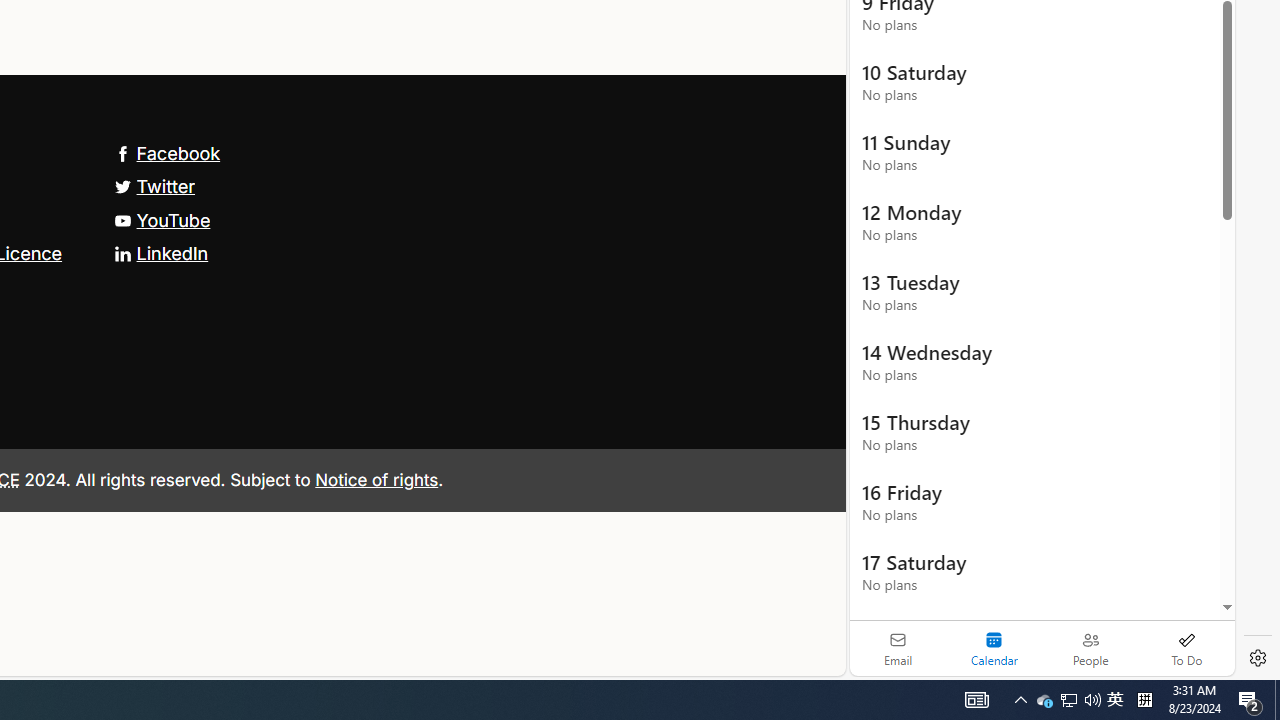 The width and height of the screenshot is (1280, 720). Describe the element at coordinates (994, 648) in the screenshot. I see `'Selected calendar module. Date today is 22'` at that location.